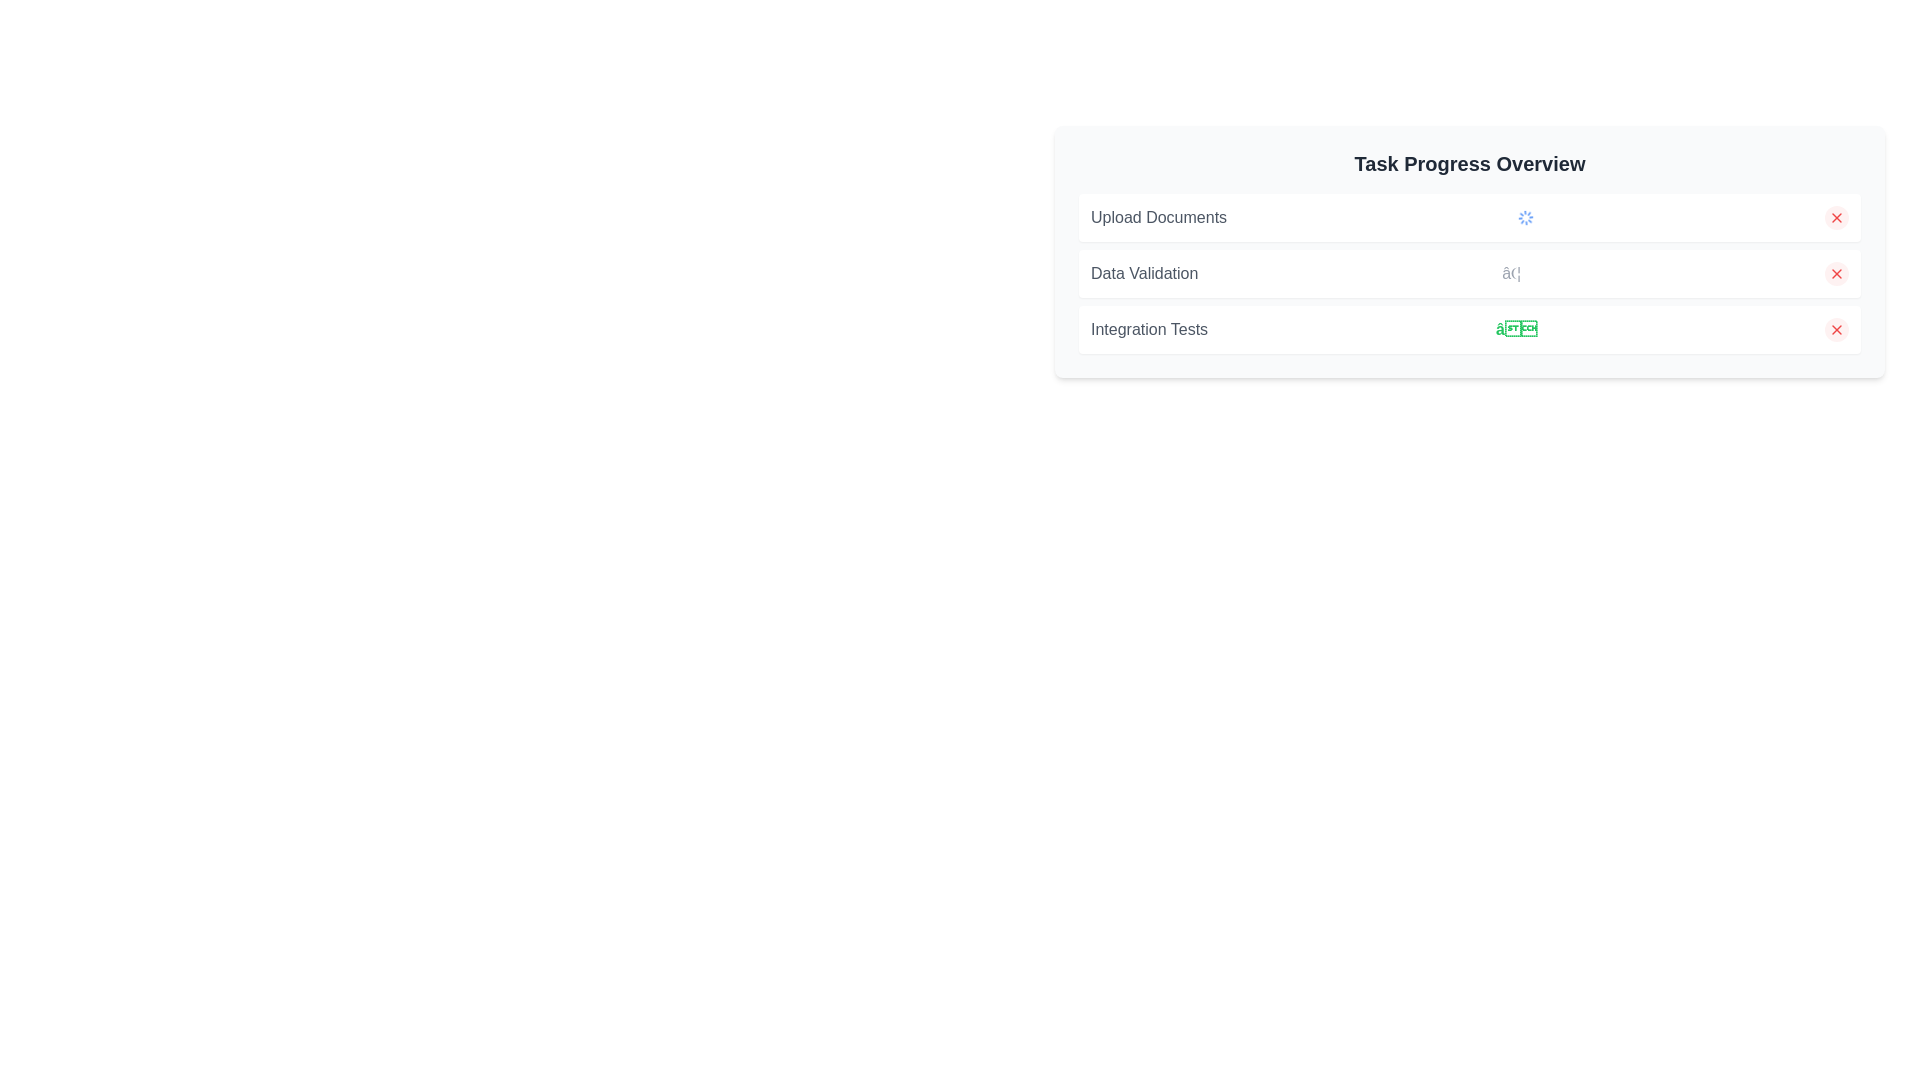 The height and width of the screenshot is (1080, 1920). I want to click on the small, bold, green checkmark symbol indicating success in the 'Integration Tests' row of the task progress overview UI, so click(1516, 329).